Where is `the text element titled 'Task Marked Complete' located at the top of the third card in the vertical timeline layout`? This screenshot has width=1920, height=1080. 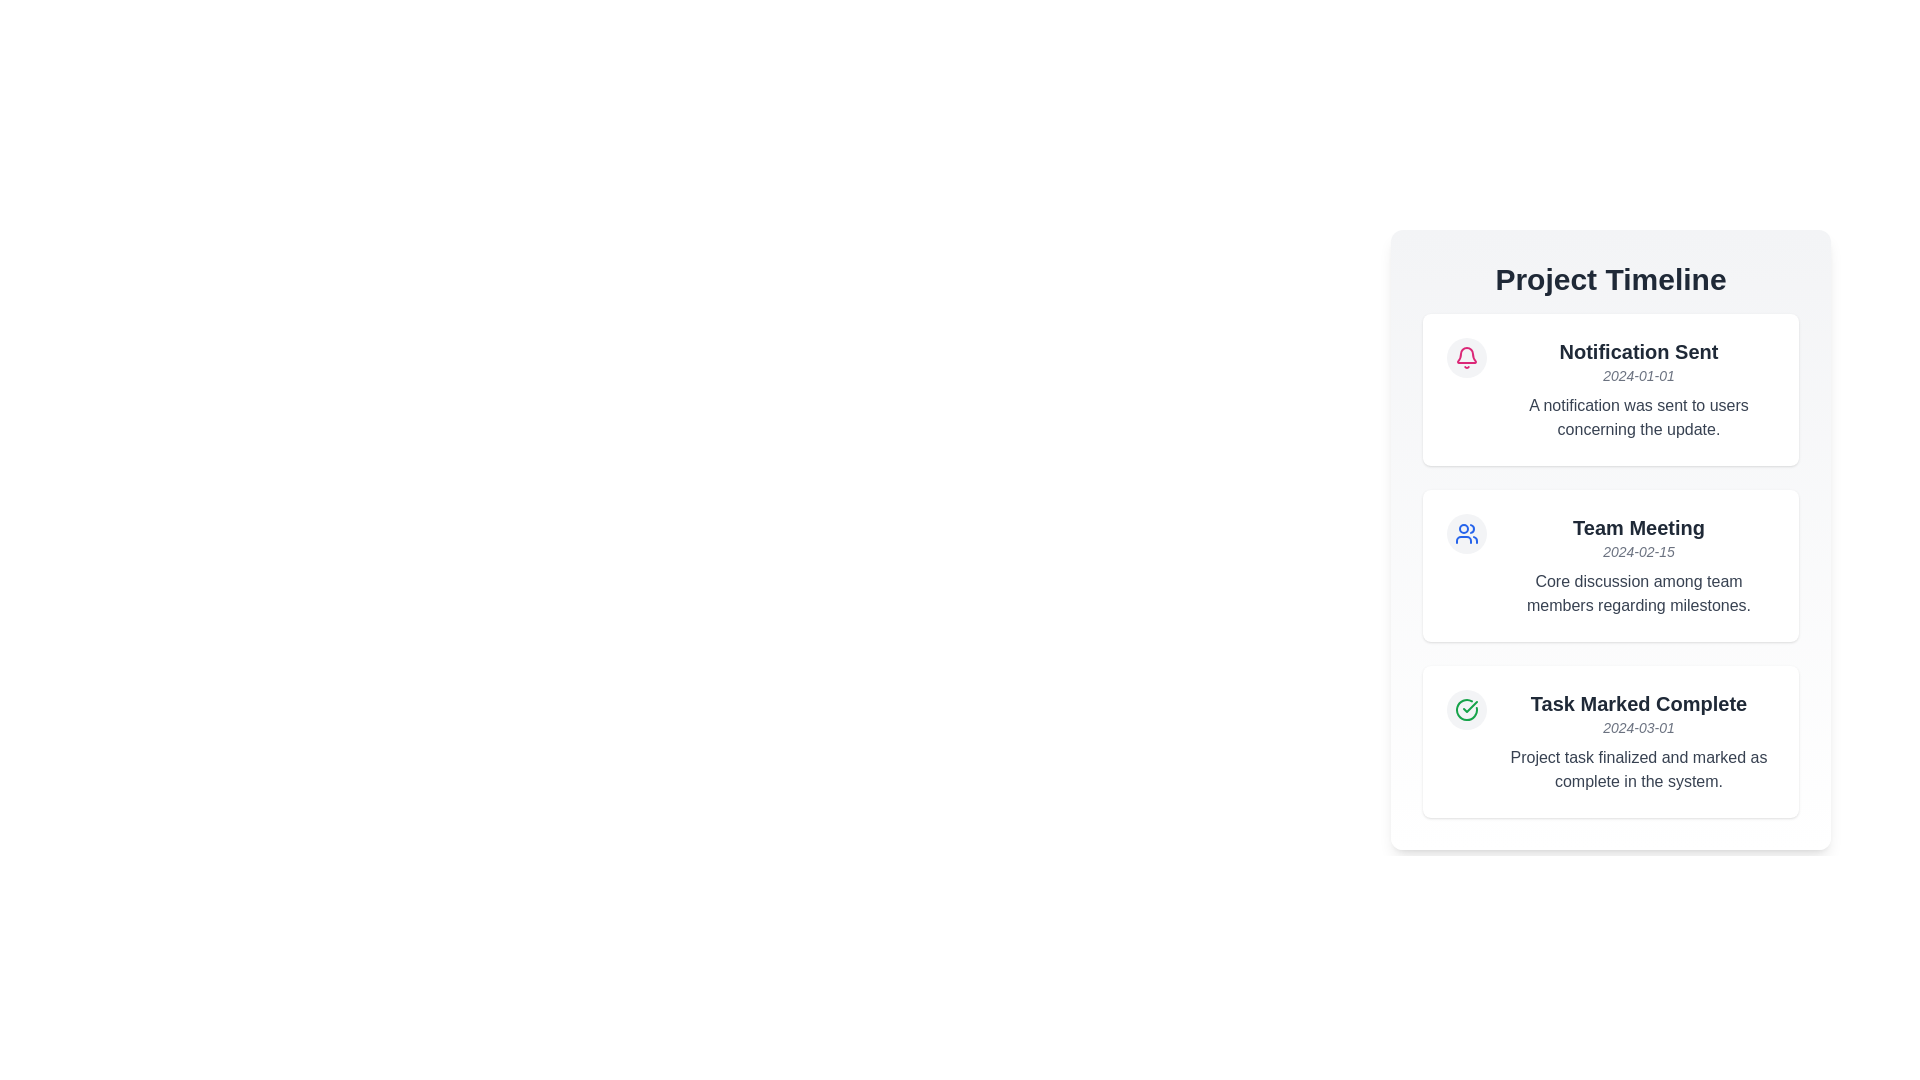
the text element titled 'Task Marked Complete' located at the top of the third card in the vertical timeline layout is located at coordinates (1638, 703).